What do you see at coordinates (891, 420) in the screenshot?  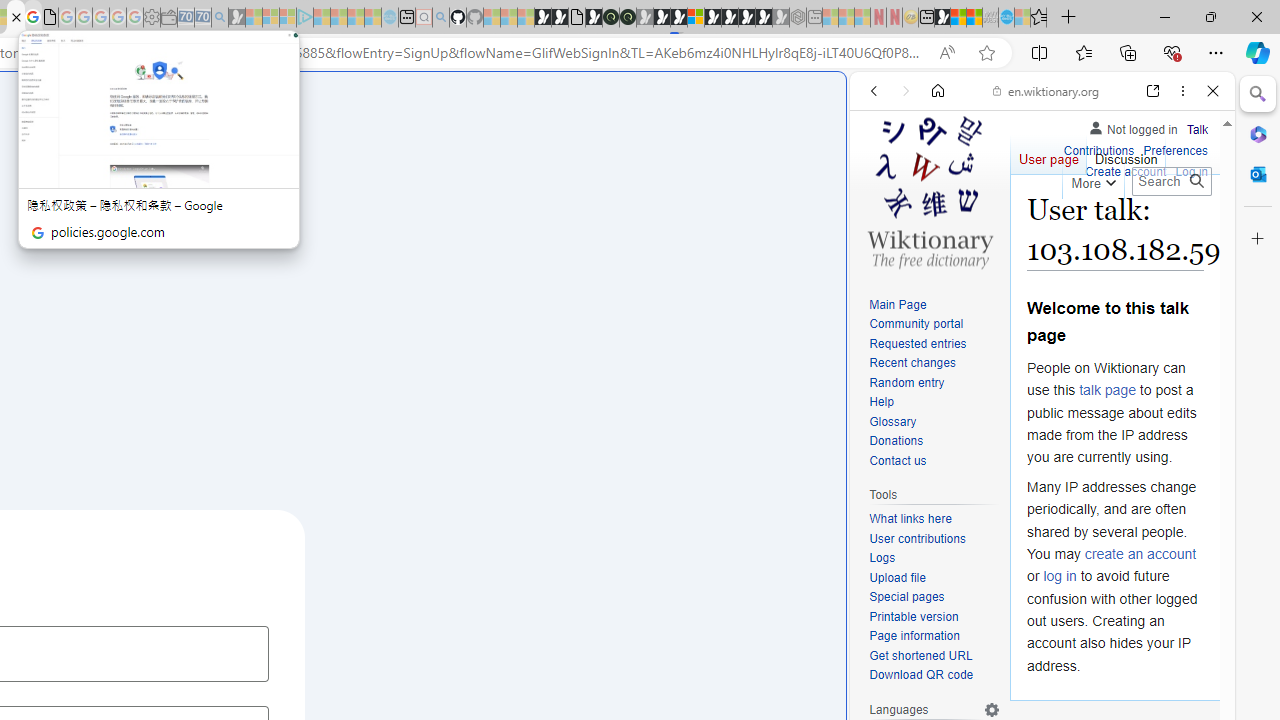 I see `'Glossary'` at bounding box center [891, 420].